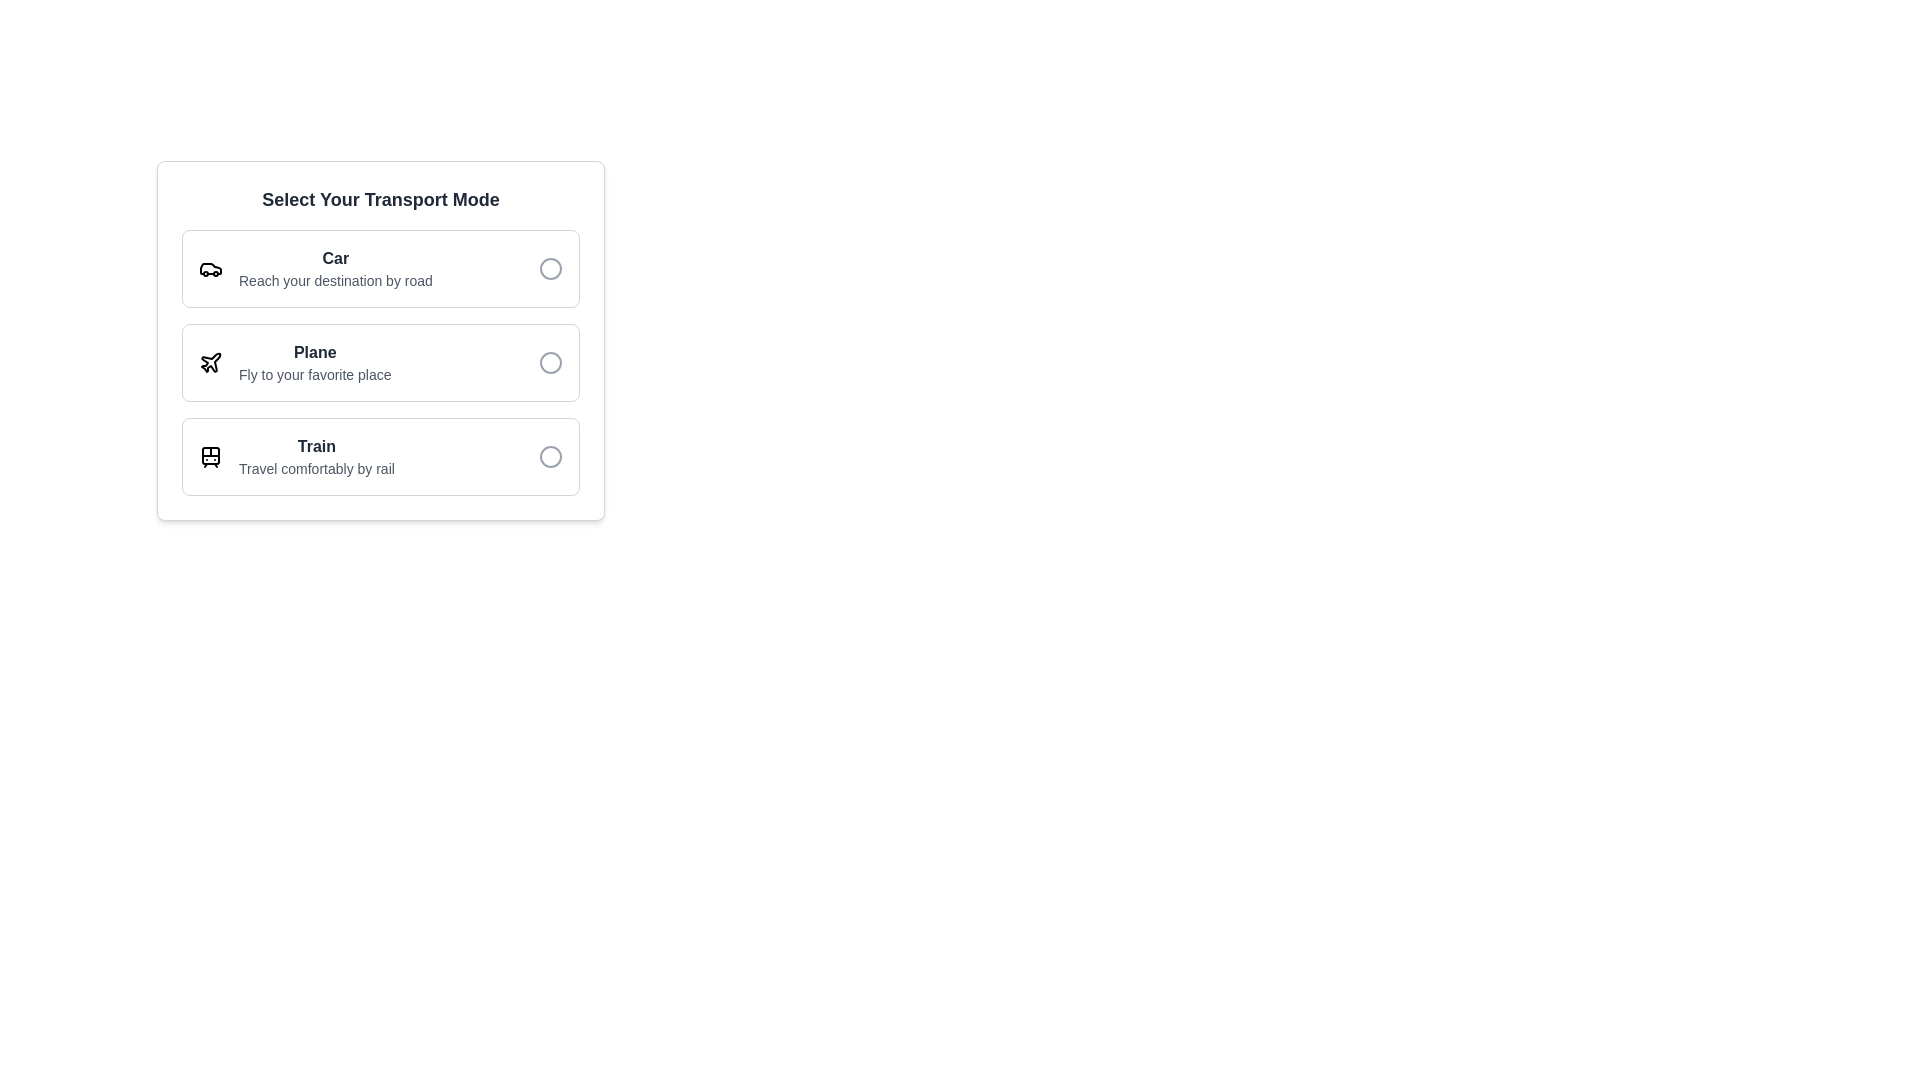  Describe the element at coordinates (211, 455) in the screenshot. I see `the rectangle component resembling a window or panel within the 'Train' icon, located in the middle upper section of the icon` at that location.